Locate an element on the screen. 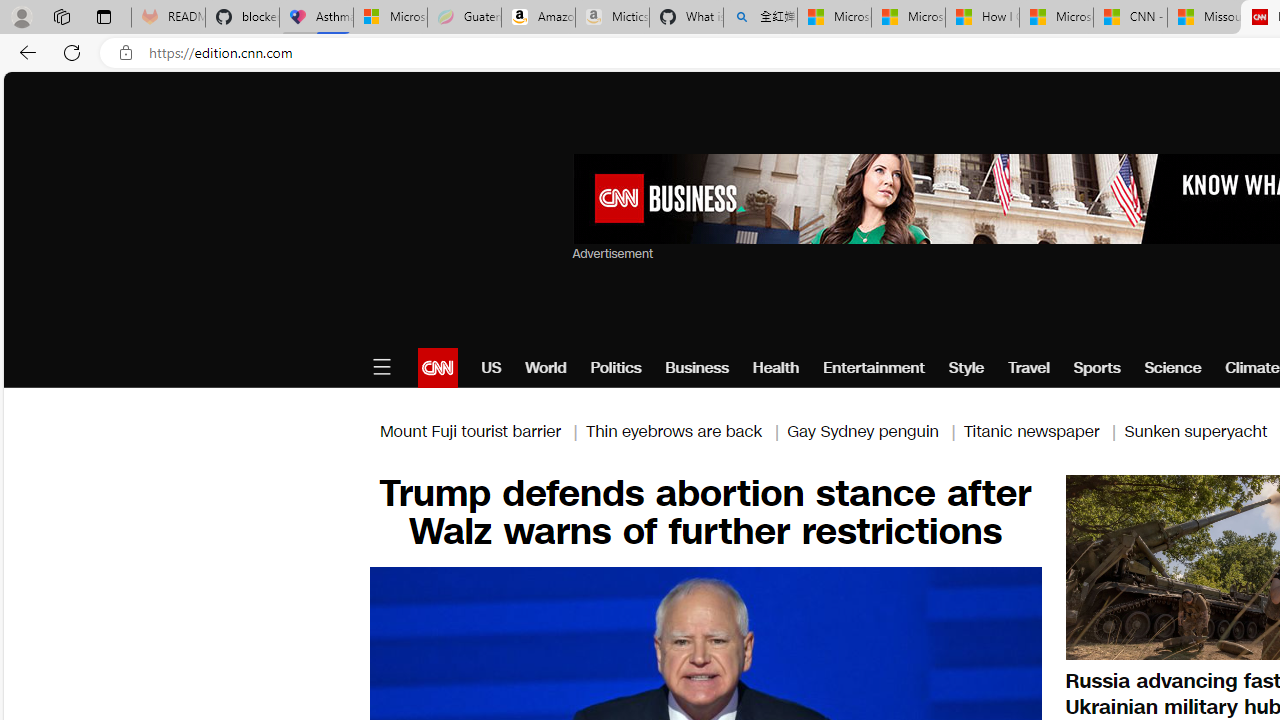 This screenshot has height=720, width=1280. 'Titanic newspaper |' is located at coordinates (1042, 430).